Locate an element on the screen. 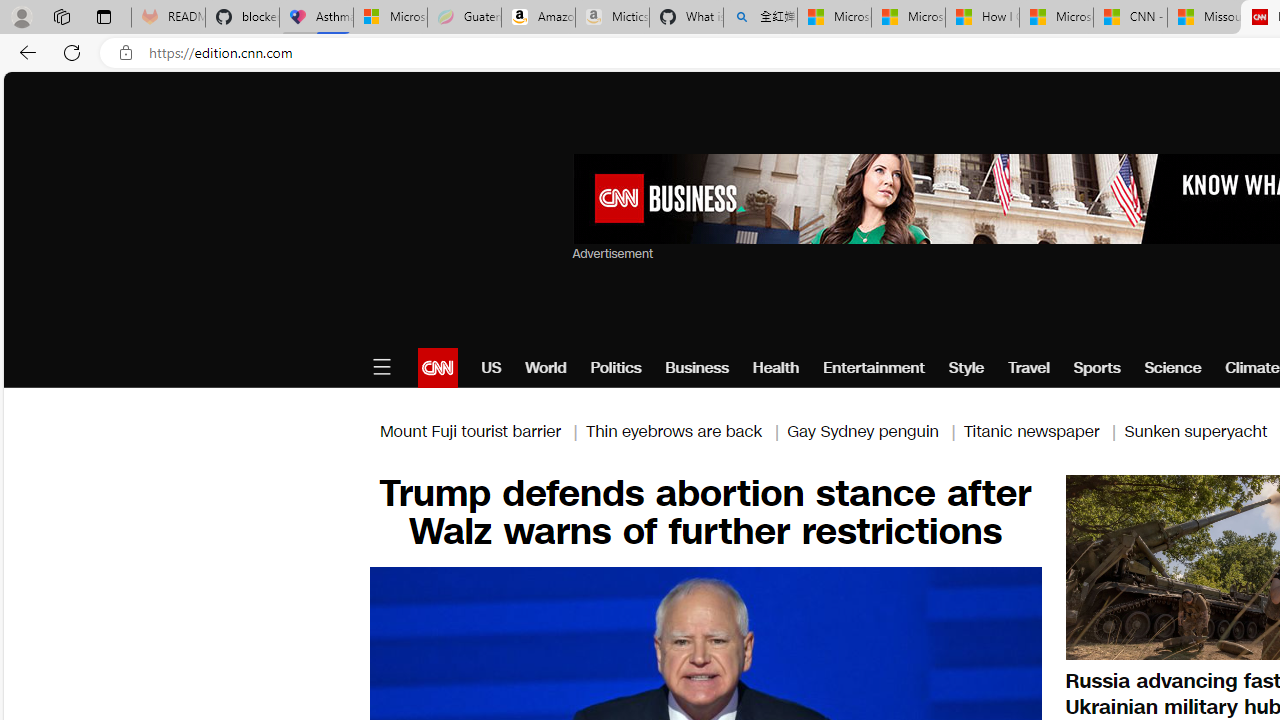 This screenshot has height=720, width=1280. 'Titanic newspaper |' is located at coordinates (1042, 430).